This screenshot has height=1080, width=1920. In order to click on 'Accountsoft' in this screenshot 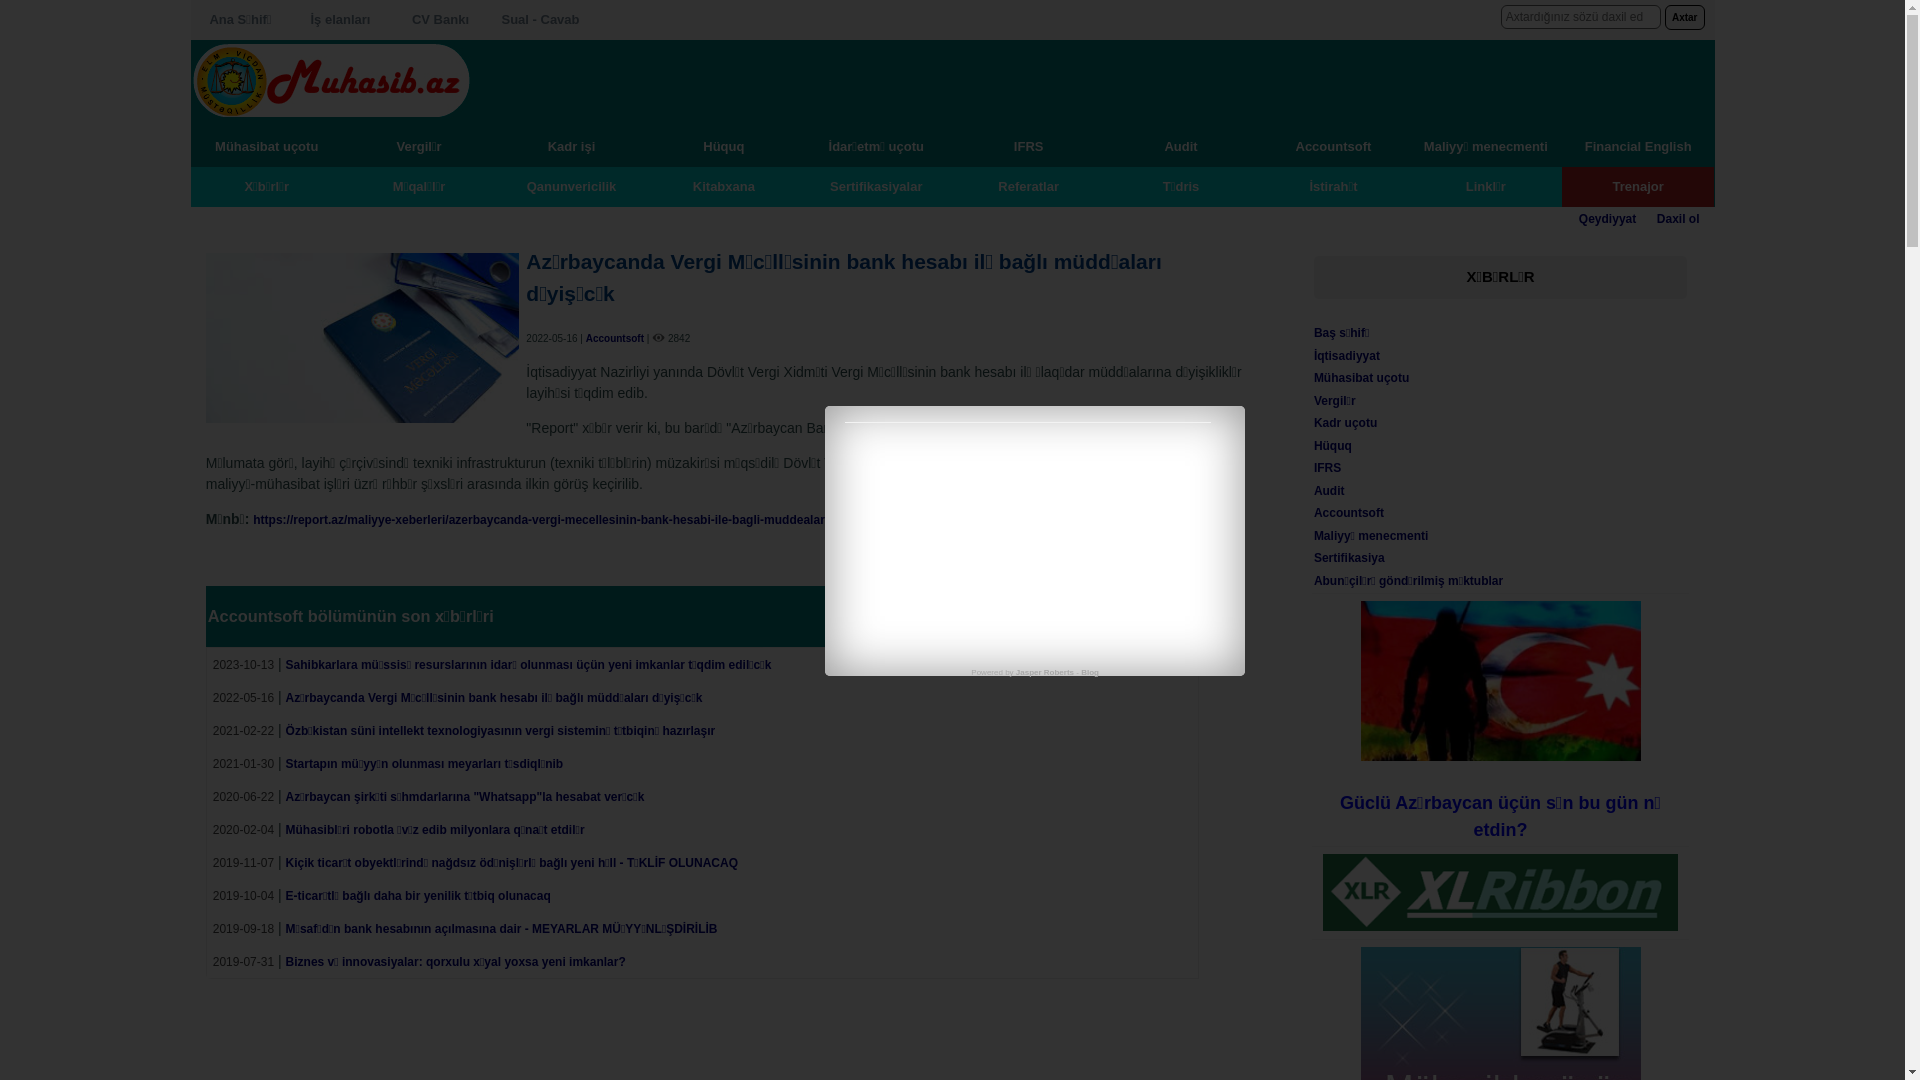, I will do `click(1348, 512)`.